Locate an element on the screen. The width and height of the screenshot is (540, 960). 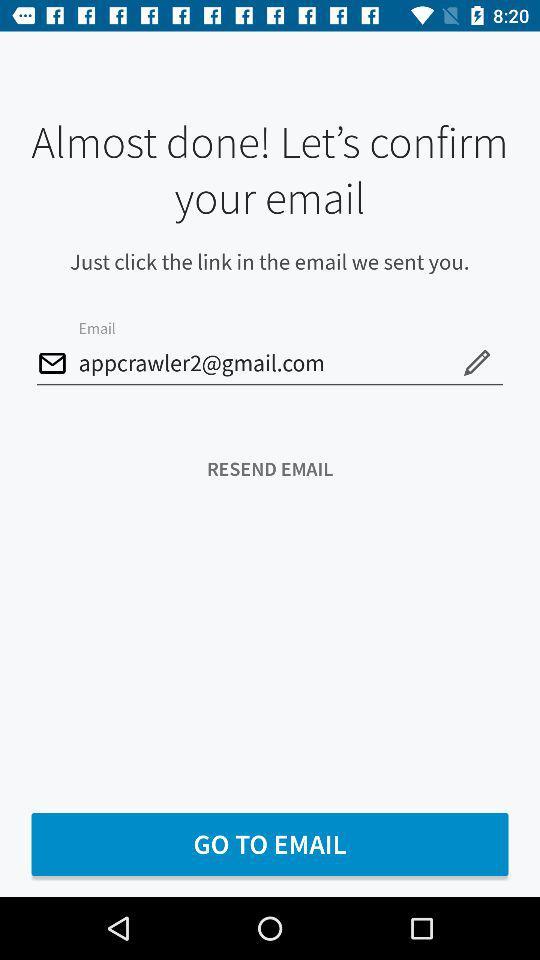
item below the just click the icon is located at coordinates (270, 363).